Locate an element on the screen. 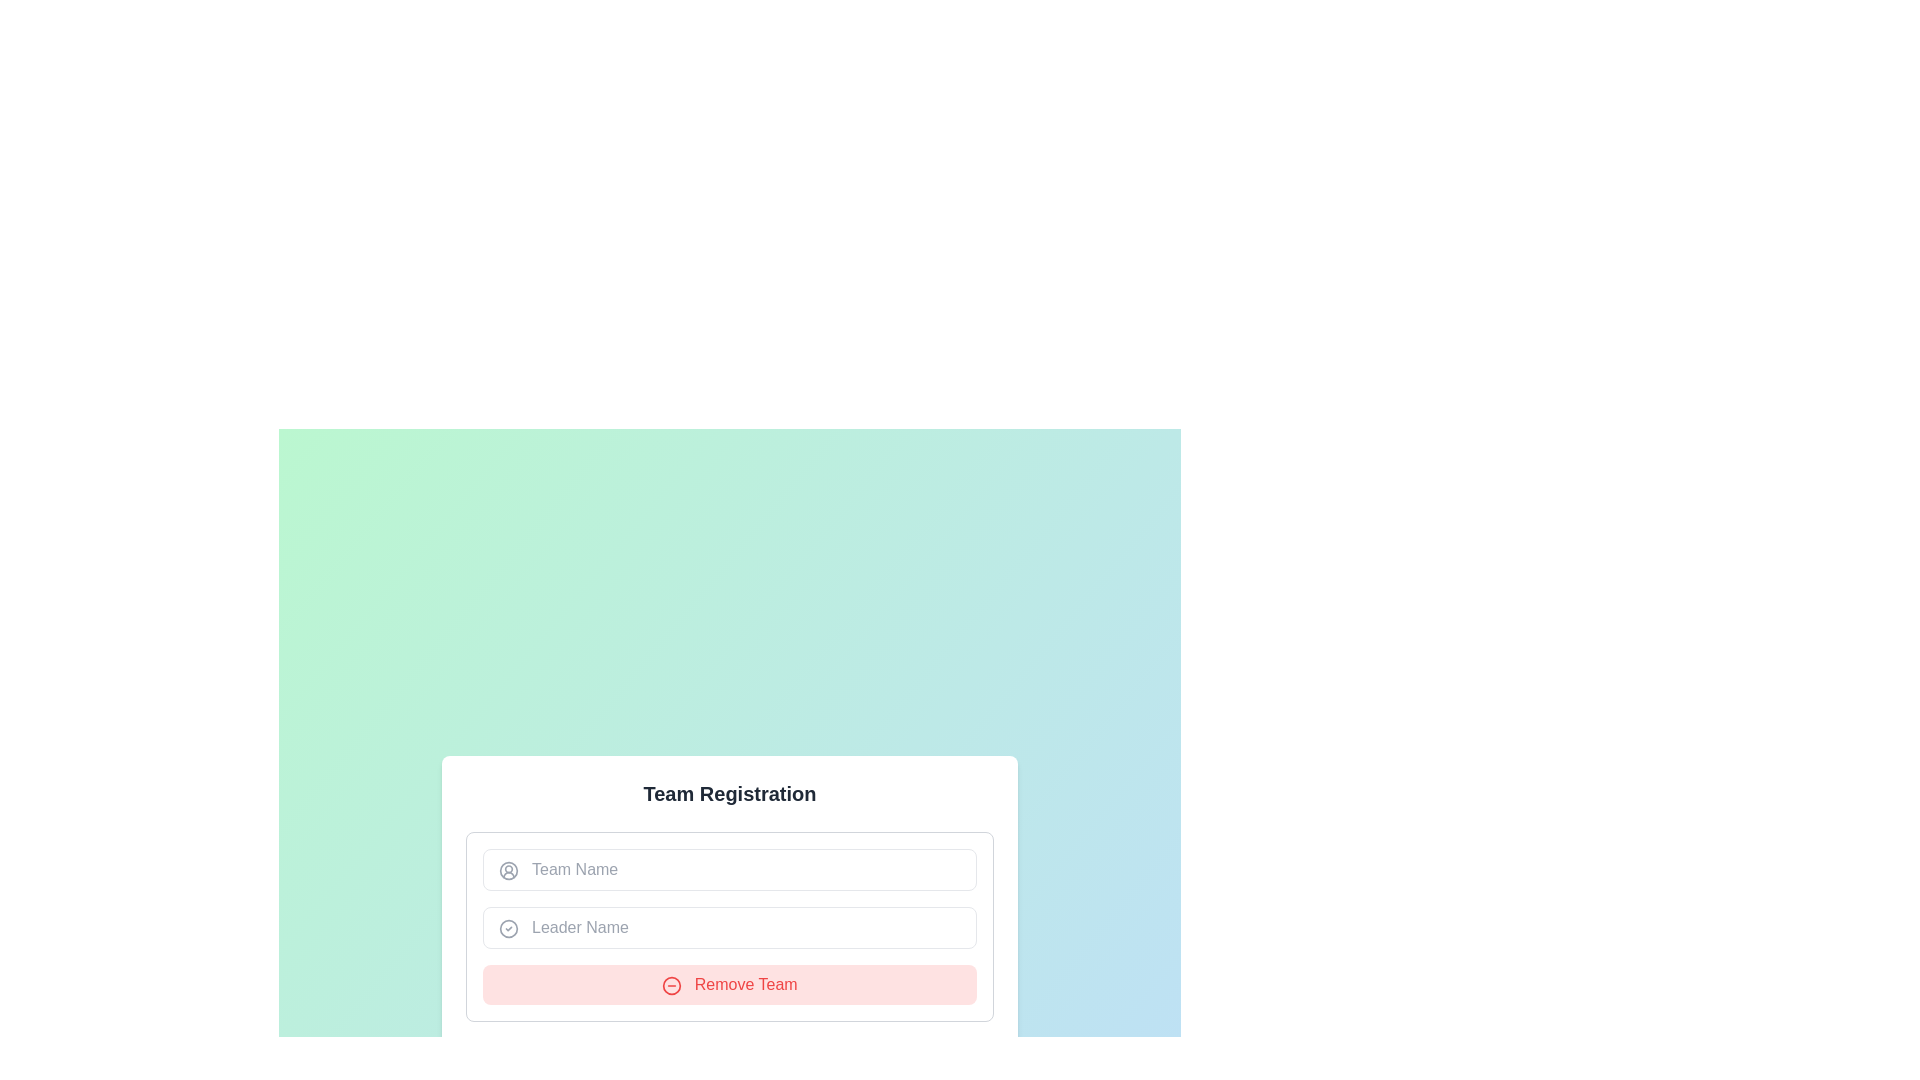  the 'Remove Team' button featuring a red icon and text by tabbing for accessibility is located at coordinates (728, 983).